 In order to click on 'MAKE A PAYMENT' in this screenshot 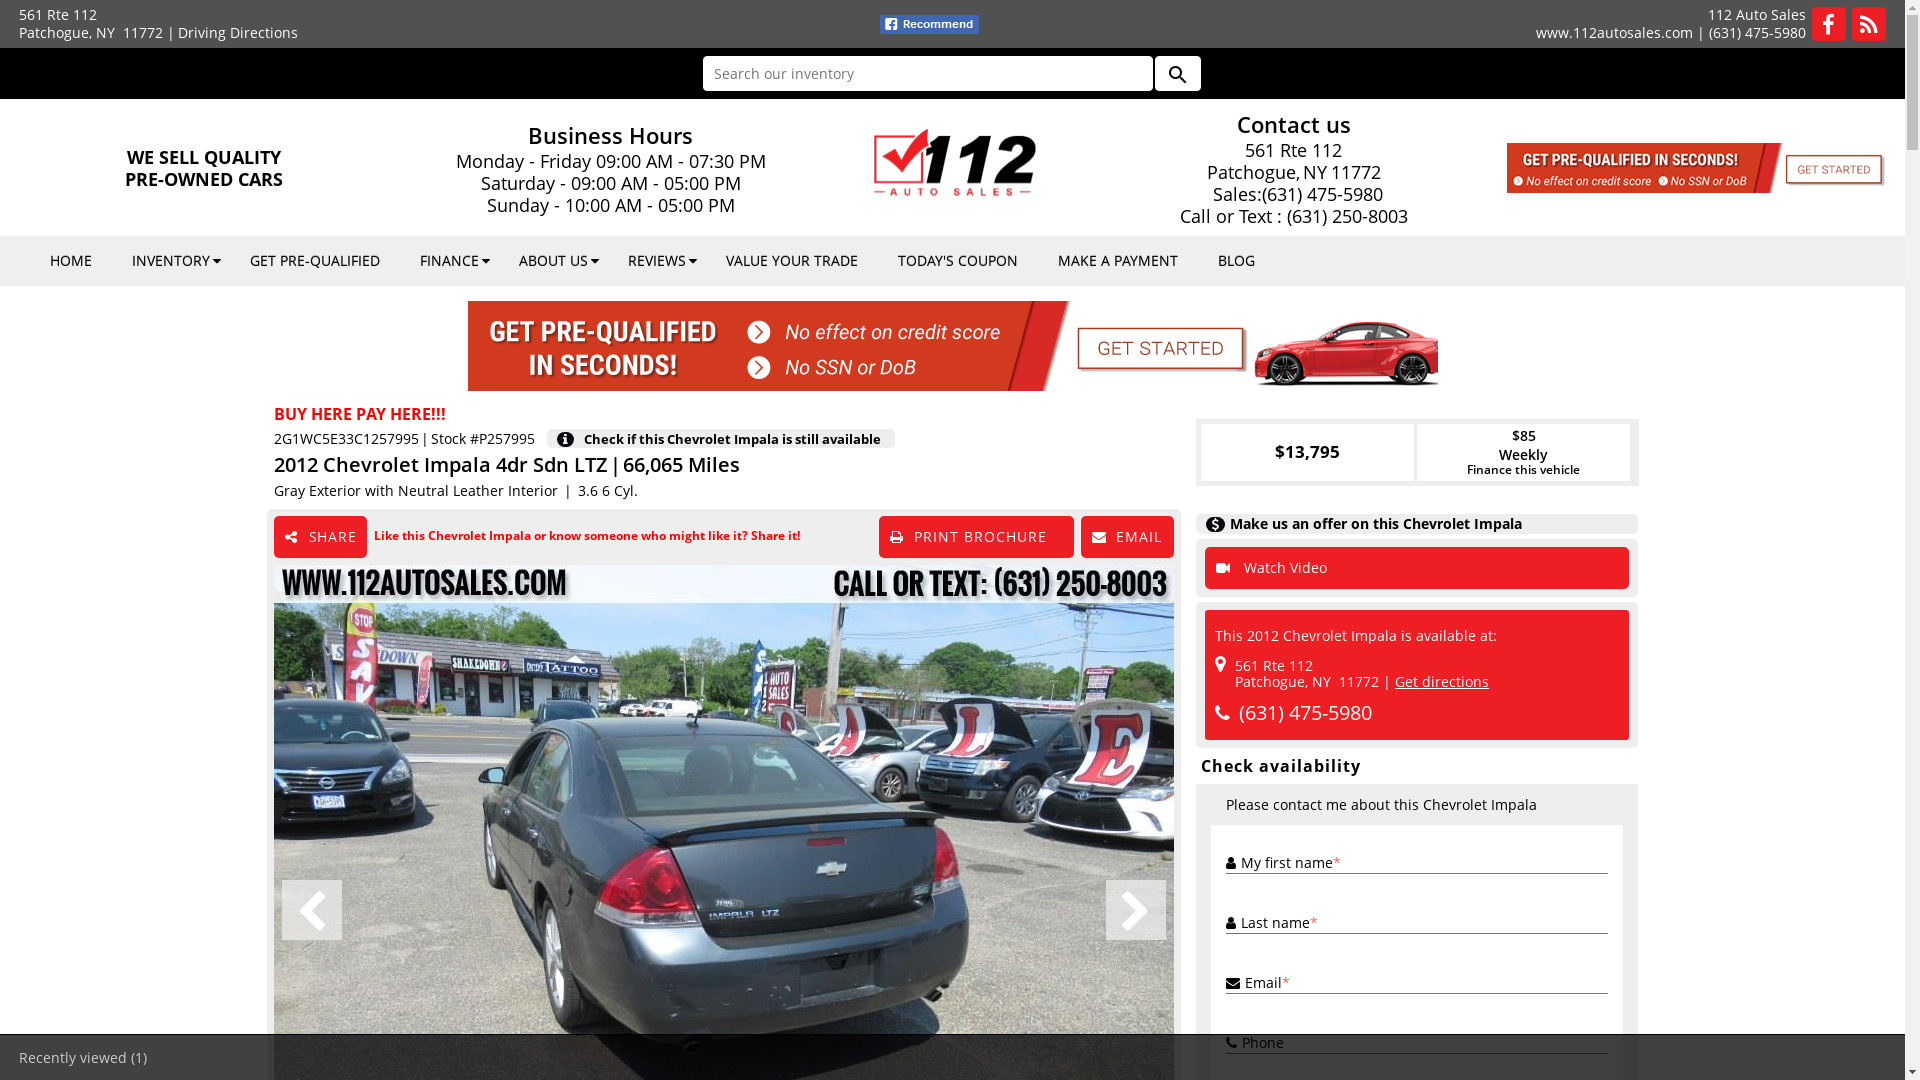, I will do `click(1117, 260)`.